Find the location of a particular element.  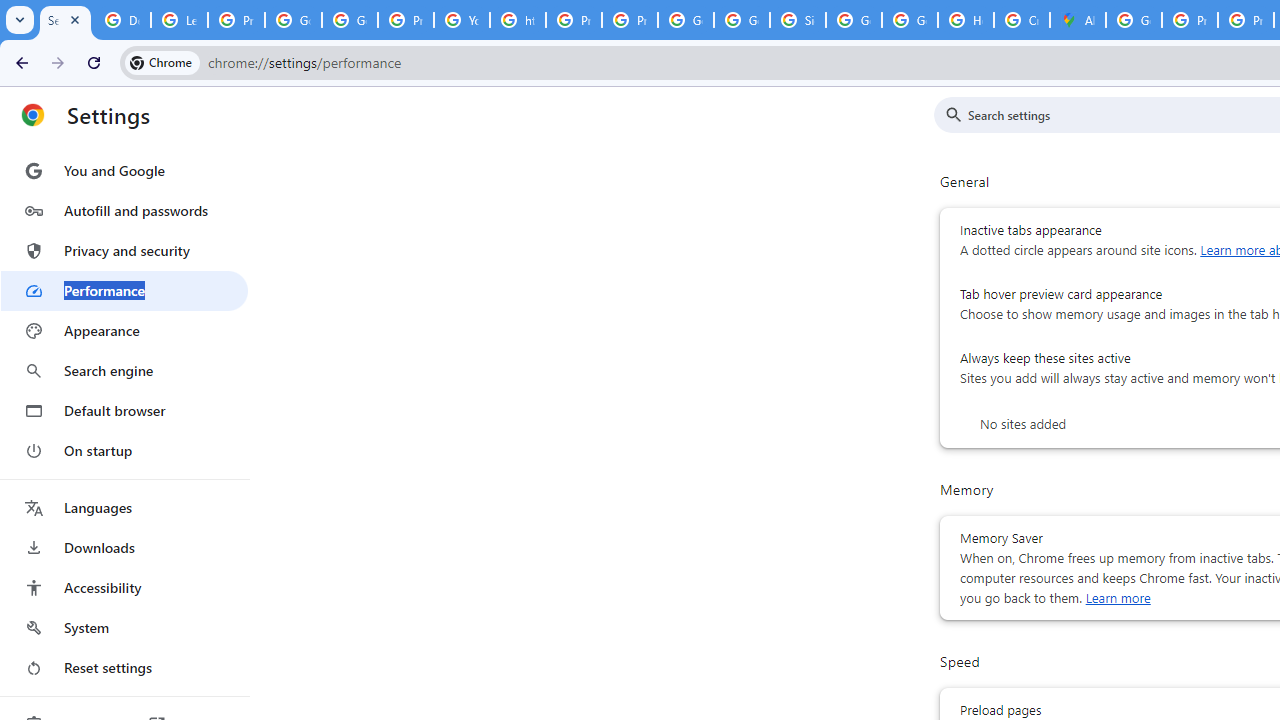

'Default browser' is located at coordinates (123, 410).